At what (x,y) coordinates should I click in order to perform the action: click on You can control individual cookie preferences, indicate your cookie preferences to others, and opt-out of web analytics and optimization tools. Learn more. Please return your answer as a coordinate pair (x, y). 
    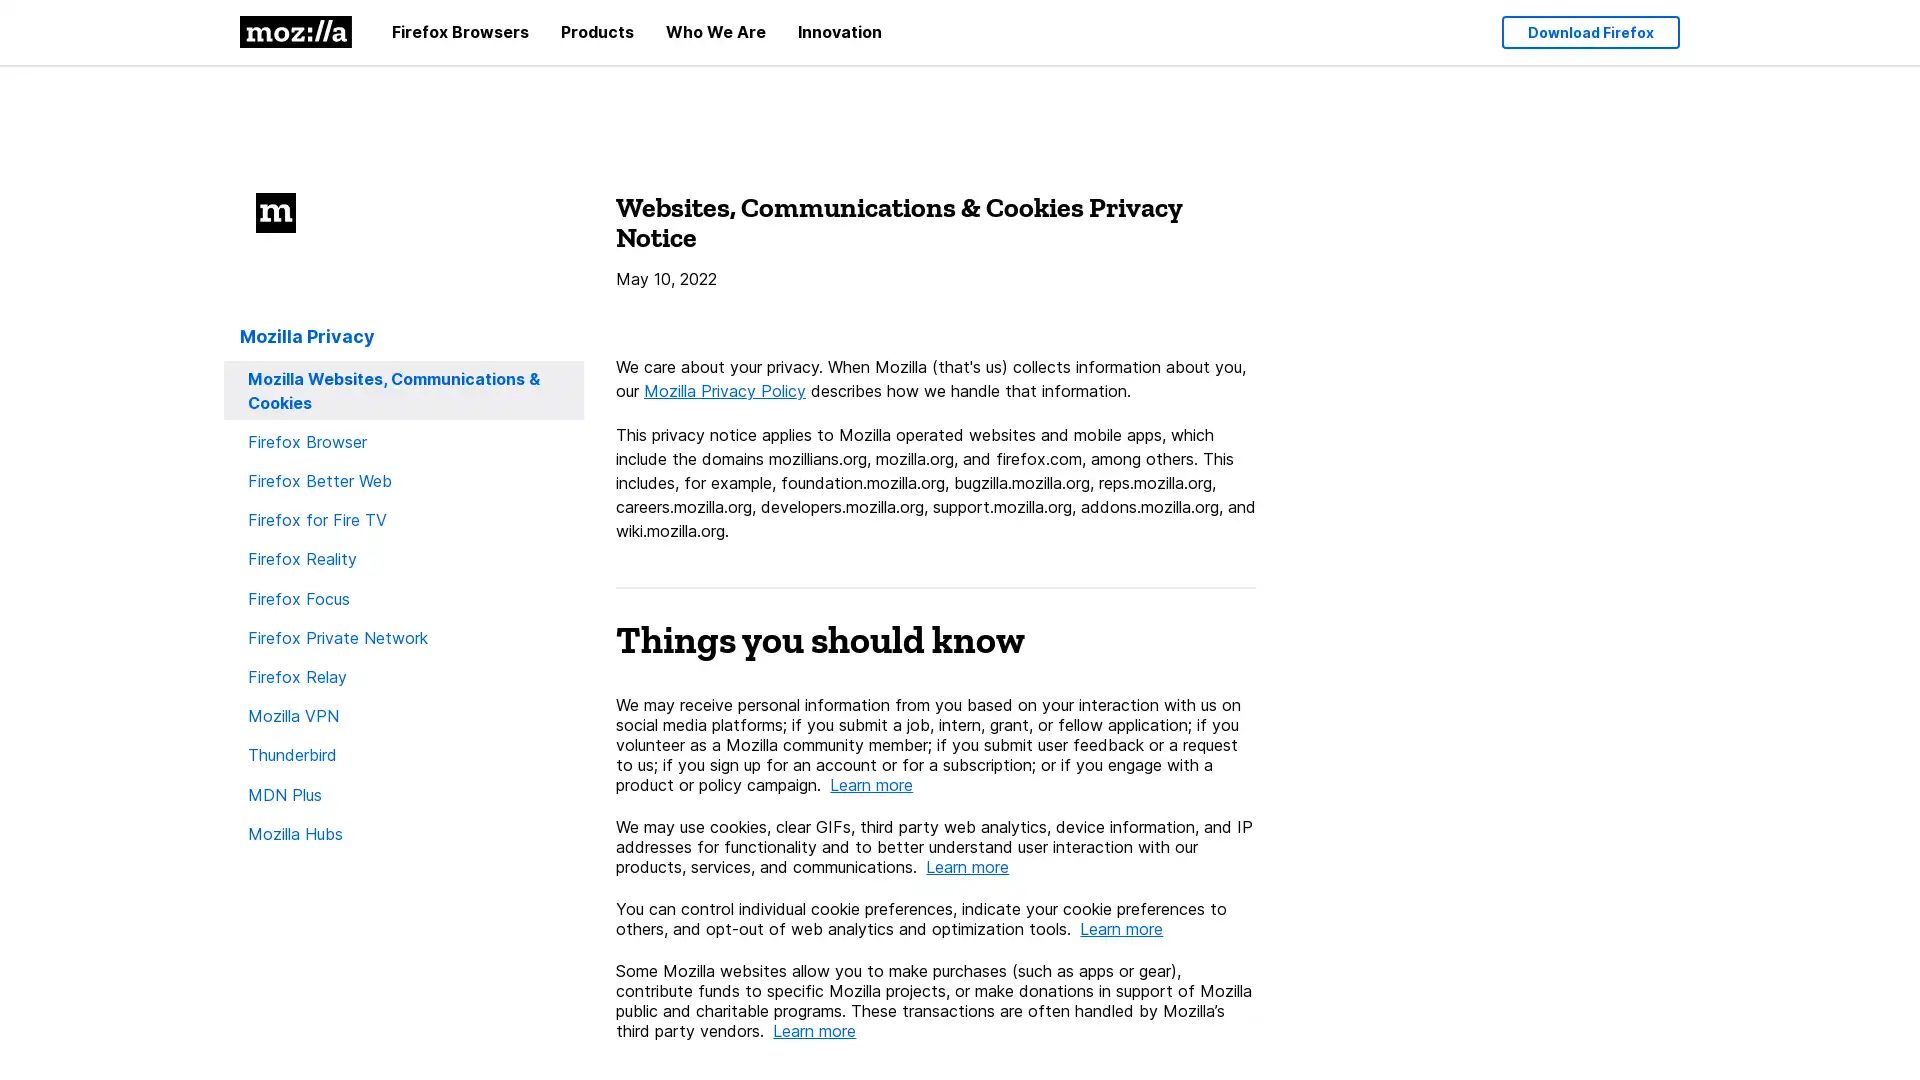
    Looking at the image, I should click on (935, 918).